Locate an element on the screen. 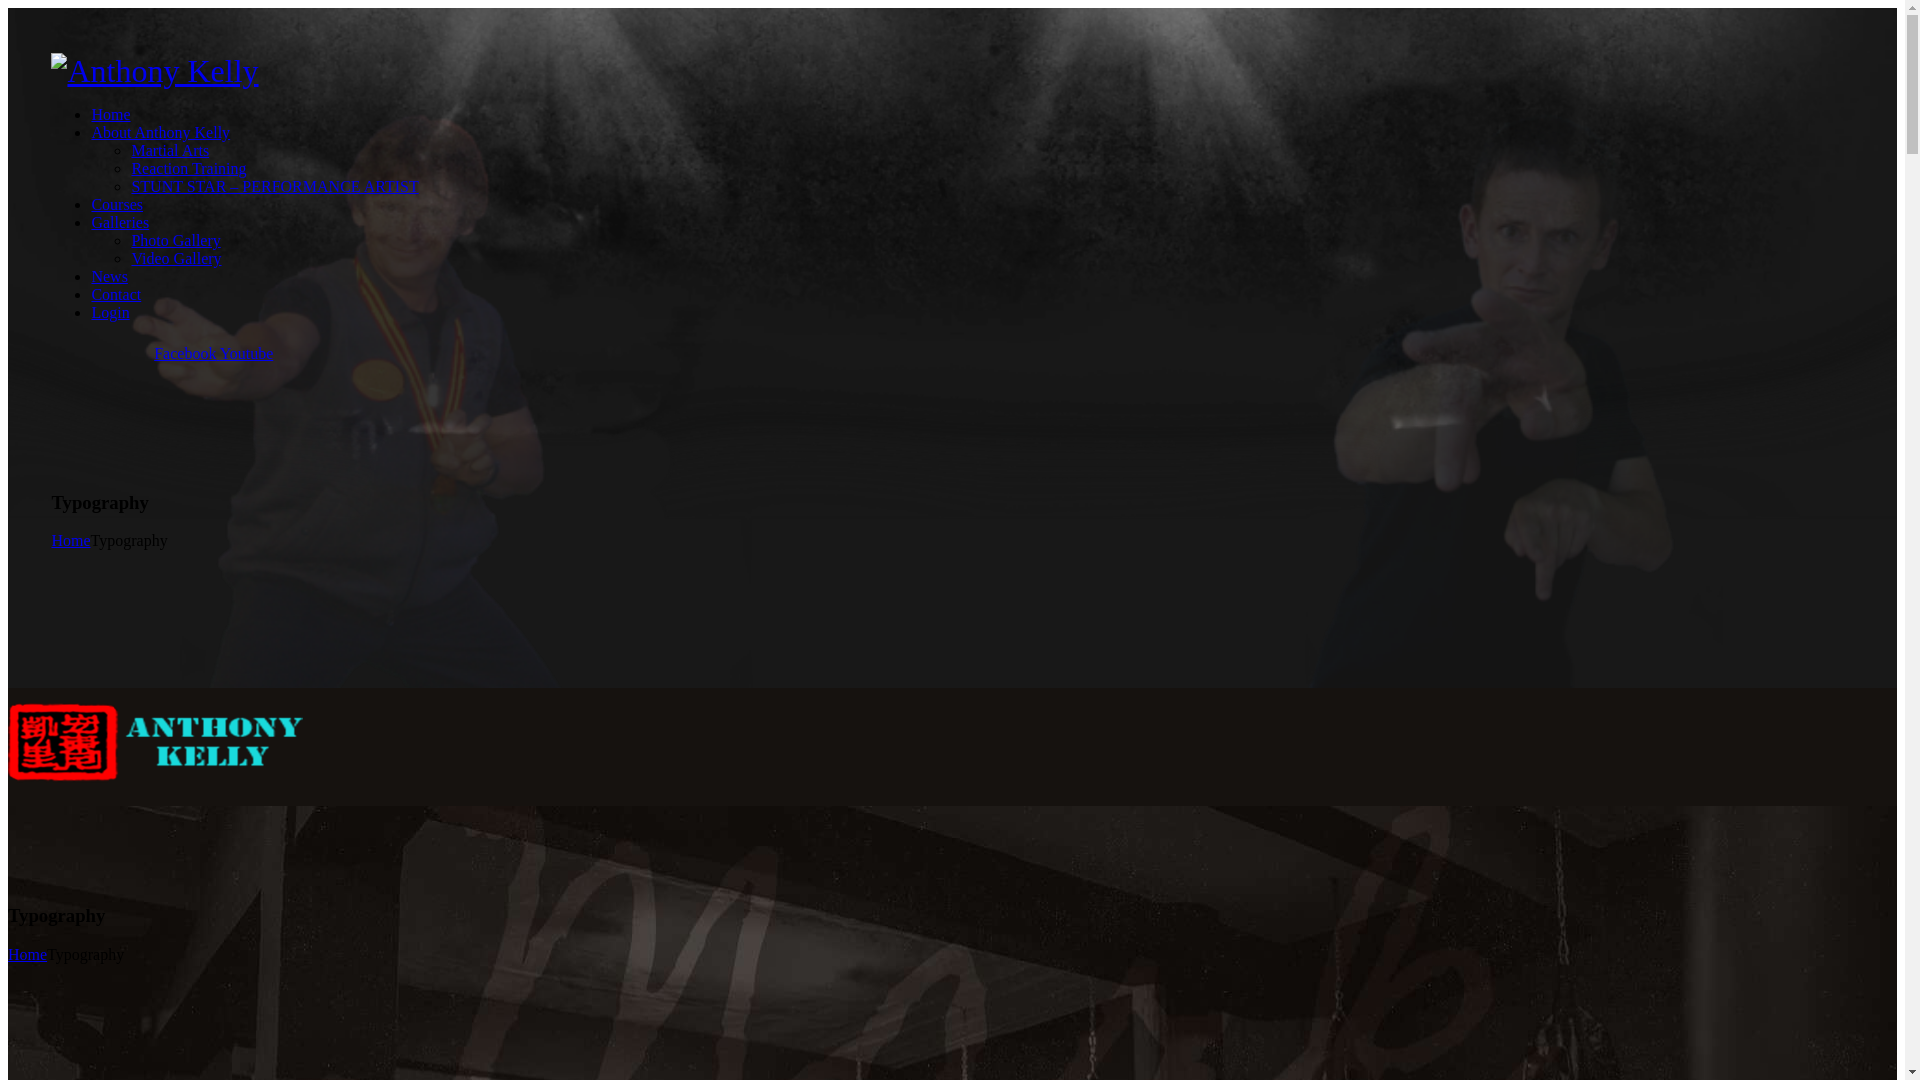  'Video Gallery' is located at coordinates (176, 257).